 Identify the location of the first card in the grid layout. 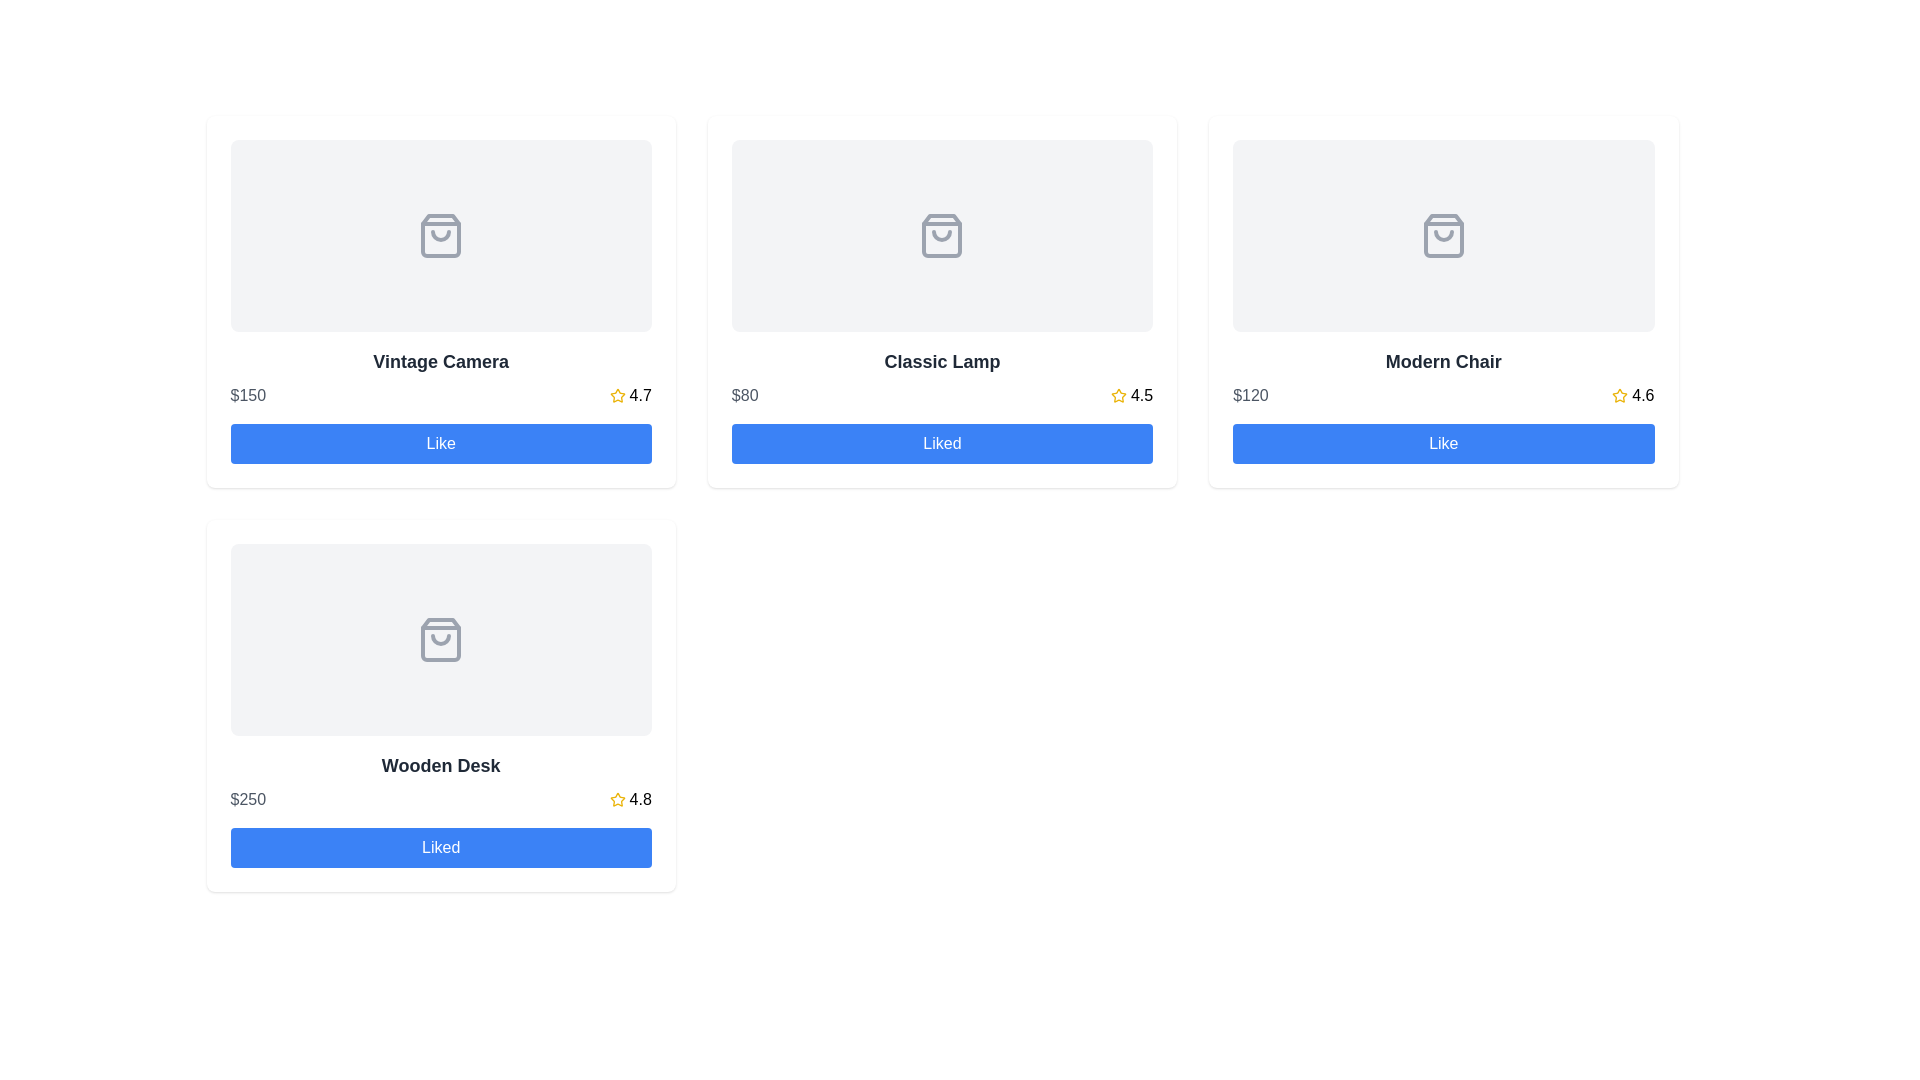
(440, 301).